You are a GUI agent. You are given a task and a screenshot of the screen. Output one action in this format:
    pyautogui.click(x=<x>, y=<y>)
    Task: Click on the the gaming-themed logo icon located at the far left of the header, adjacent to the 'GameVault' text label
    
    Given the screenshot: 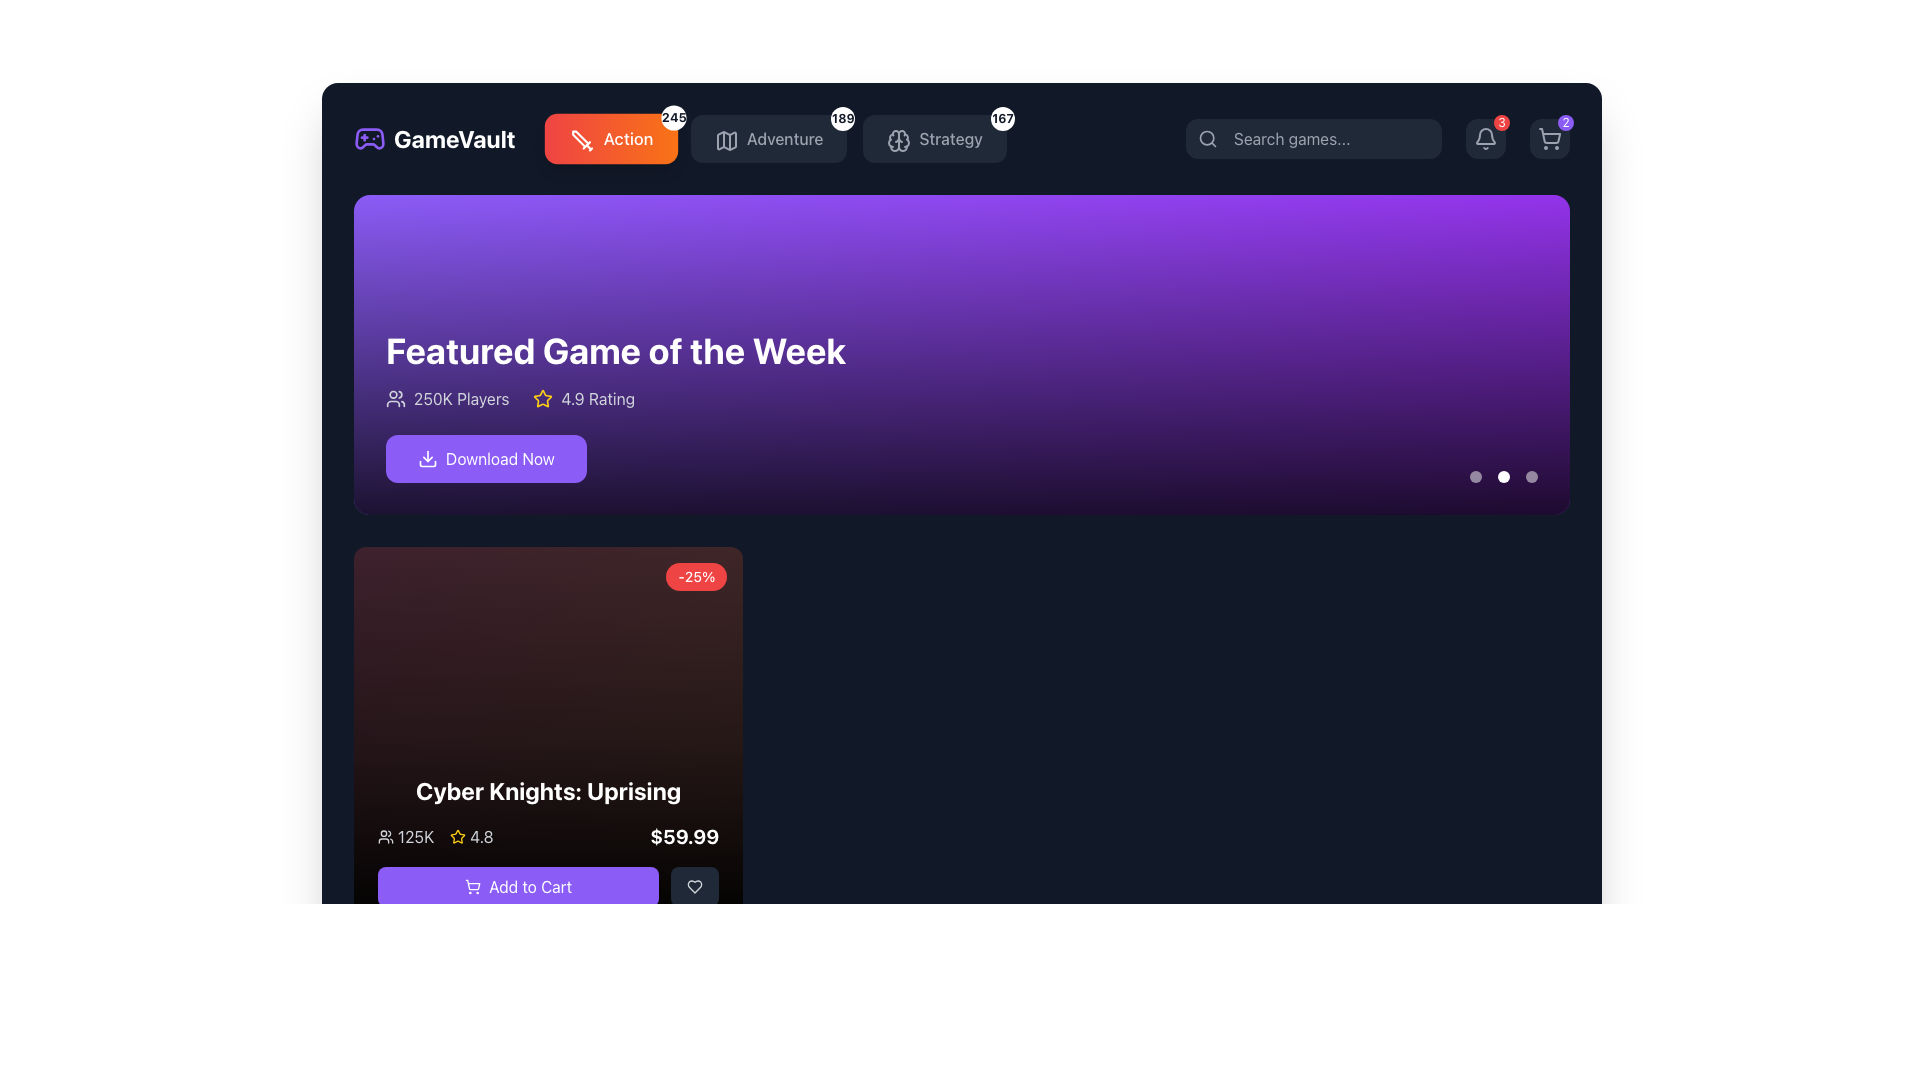 What is the action you would take?
    pyautogui.click(x=369, y=137)
    